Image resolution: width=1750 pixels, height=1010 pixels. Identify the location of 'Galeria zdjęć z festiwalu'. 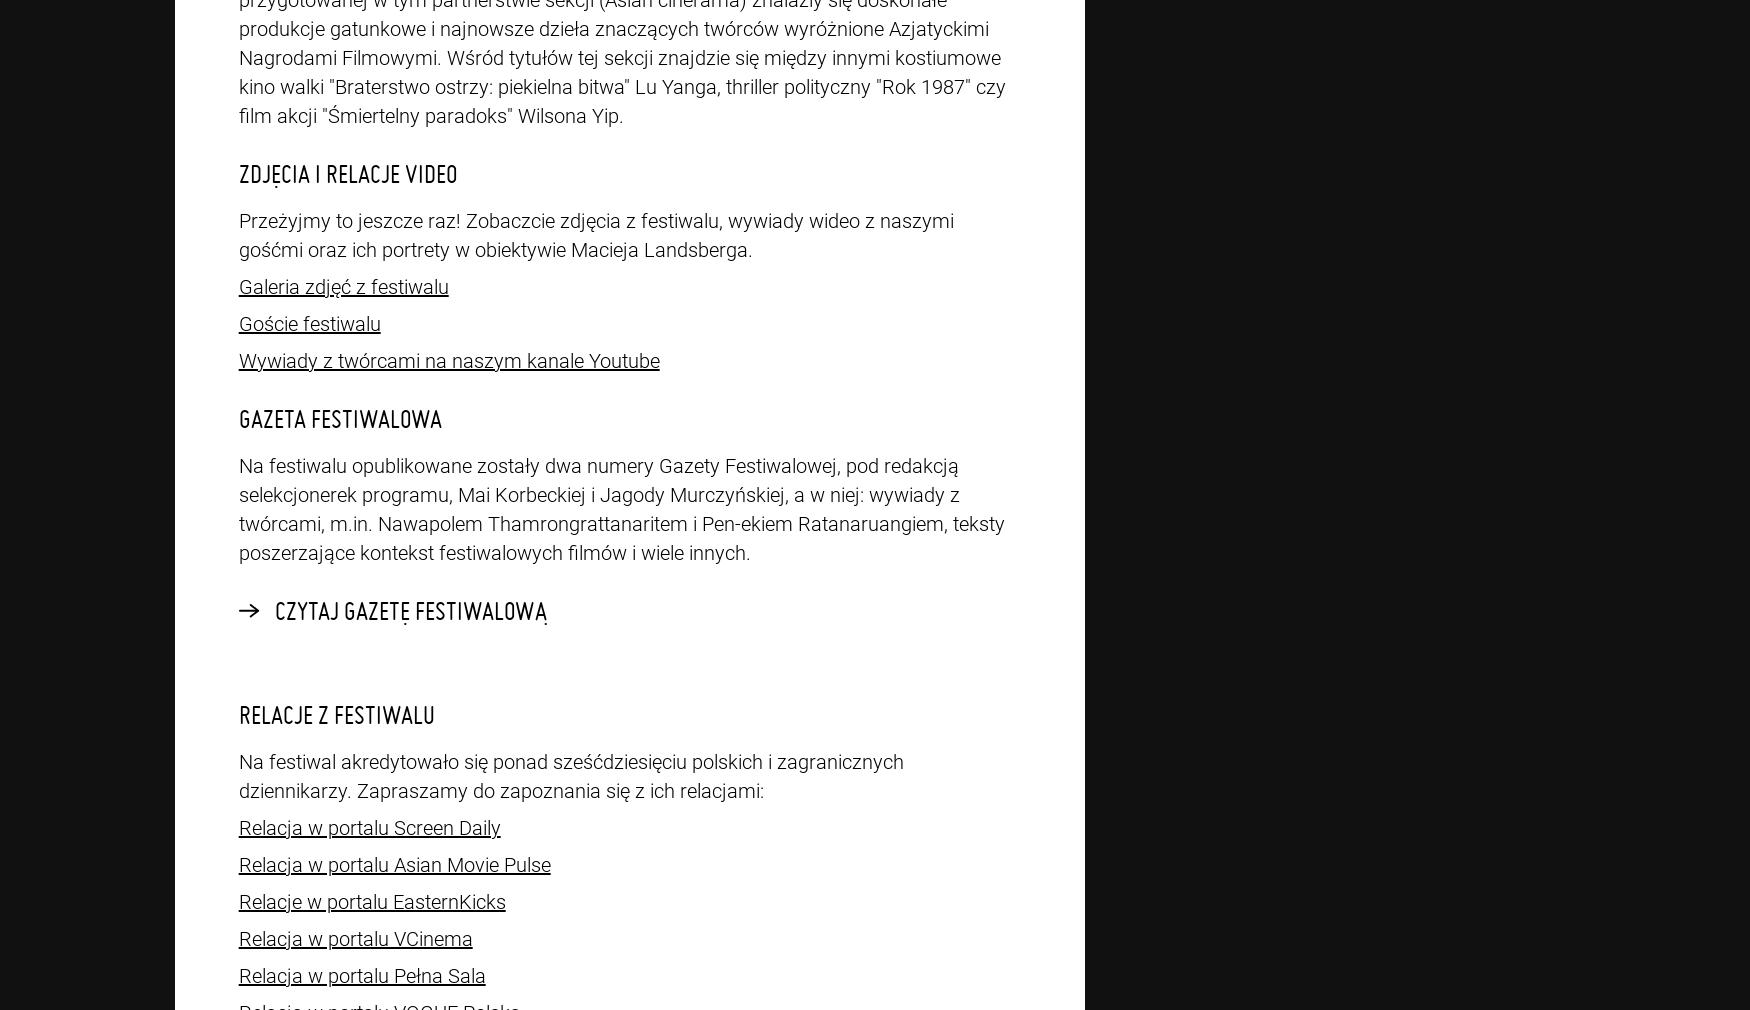
(343, 287).